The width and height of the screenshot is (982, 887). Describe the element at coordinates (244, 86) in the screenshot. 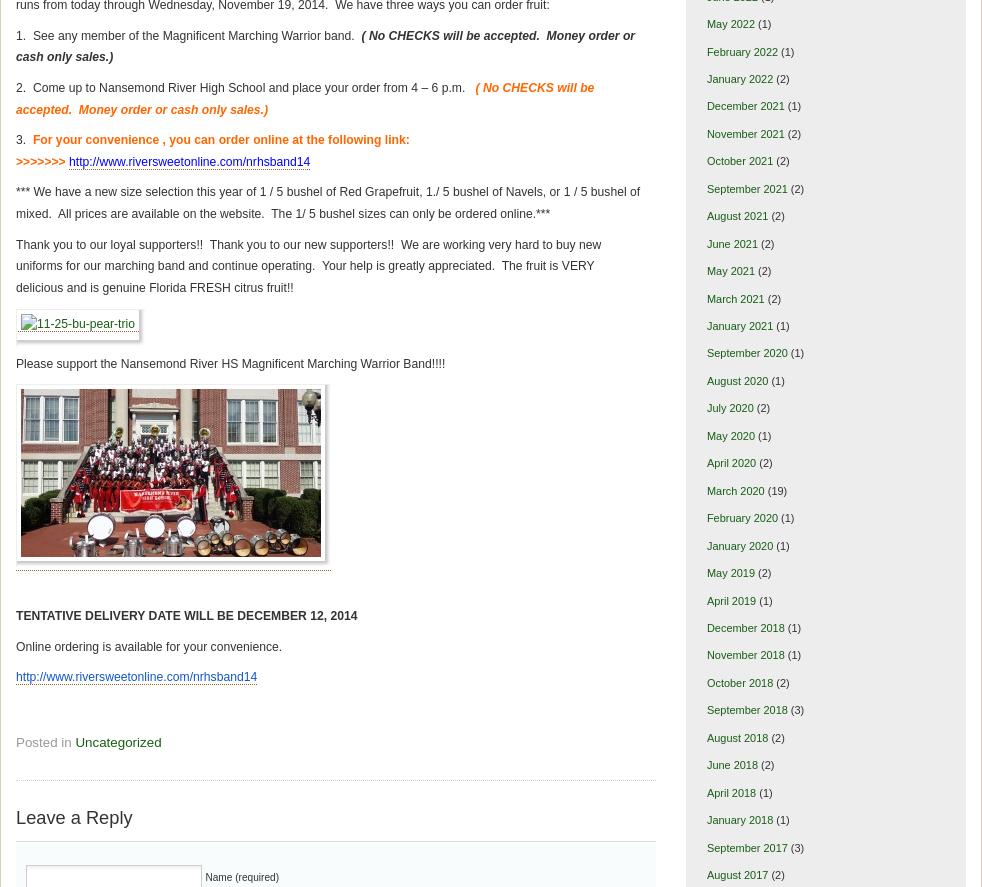

I see `'2.  Come up to Nansemond River High School and place your order from 4 – 6 p.m.'` at that location.